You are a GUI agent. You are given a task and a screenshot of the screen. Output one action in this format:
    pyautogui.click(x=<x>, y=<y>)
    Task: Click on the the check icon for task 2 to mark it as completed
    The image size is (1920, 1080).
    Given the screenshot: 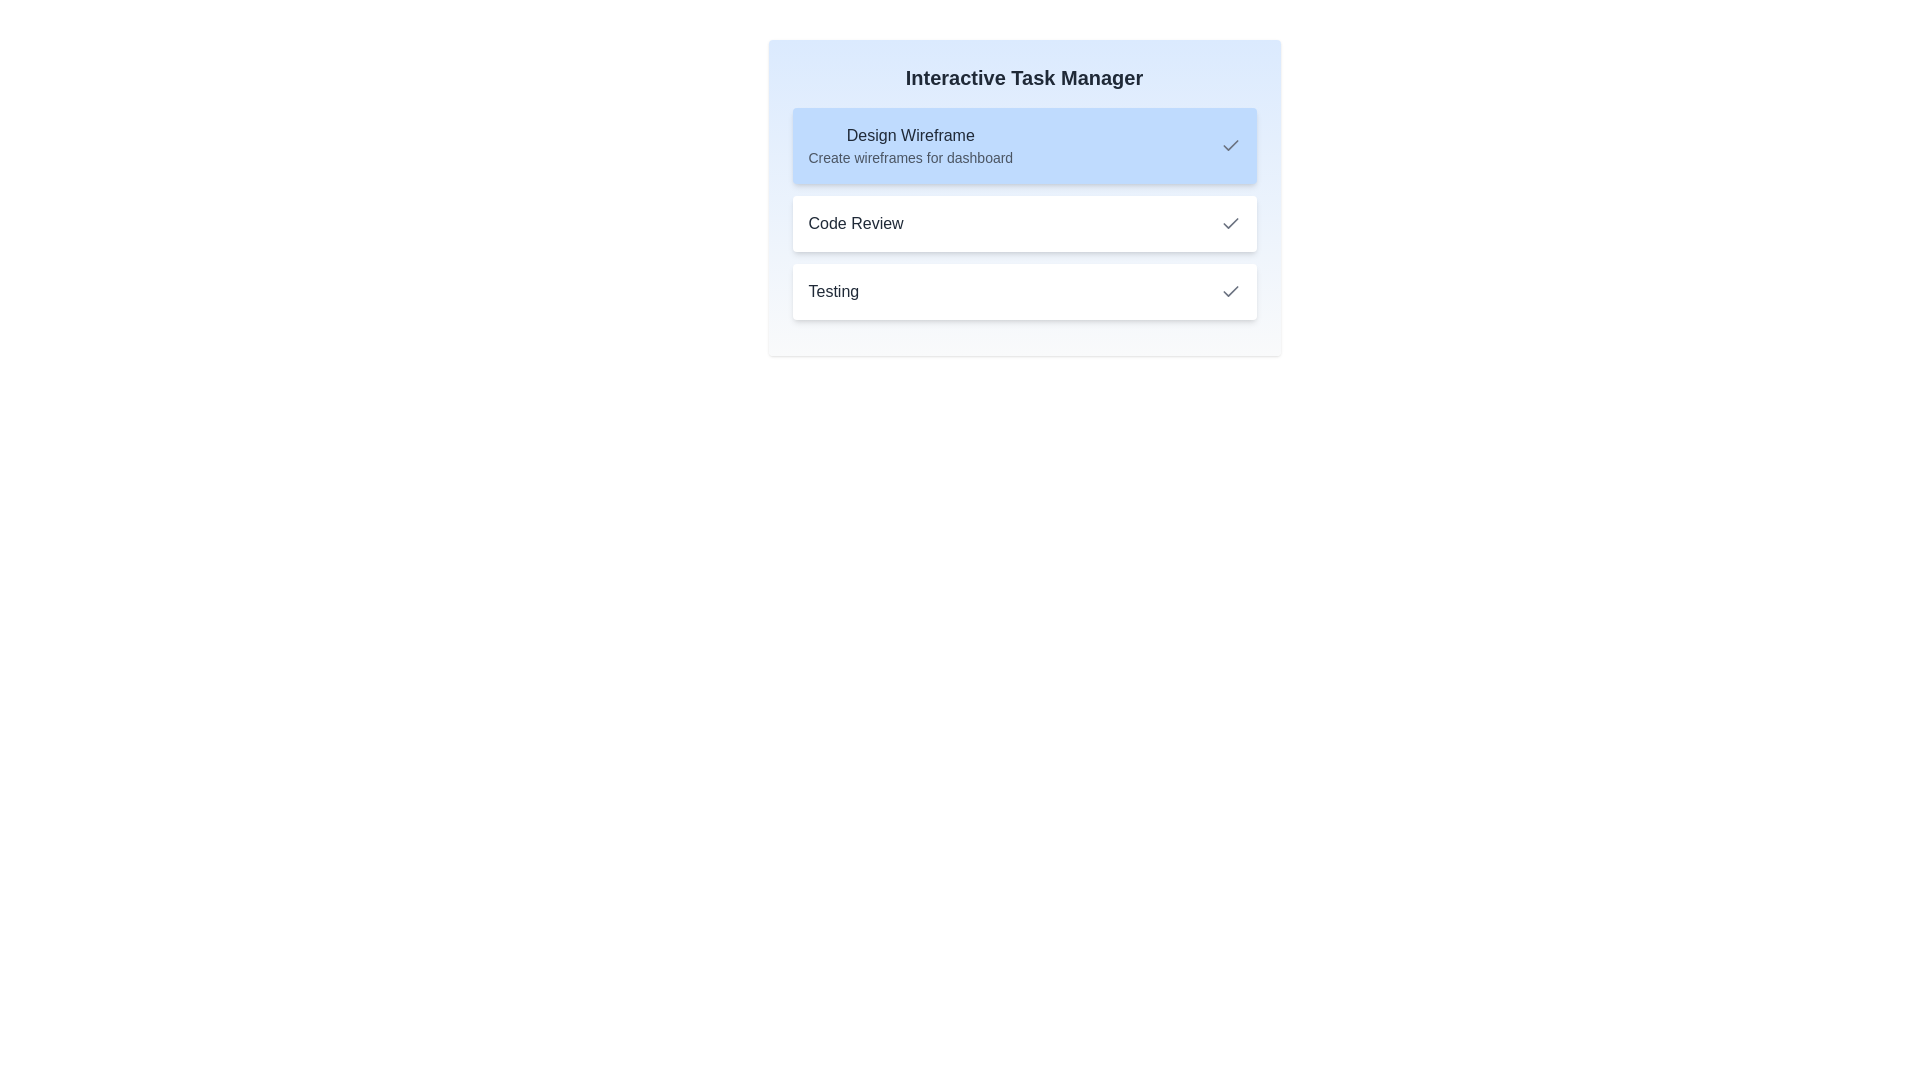 What is the action you would take?
    pyautogui.click(x=1229, y=223)
    